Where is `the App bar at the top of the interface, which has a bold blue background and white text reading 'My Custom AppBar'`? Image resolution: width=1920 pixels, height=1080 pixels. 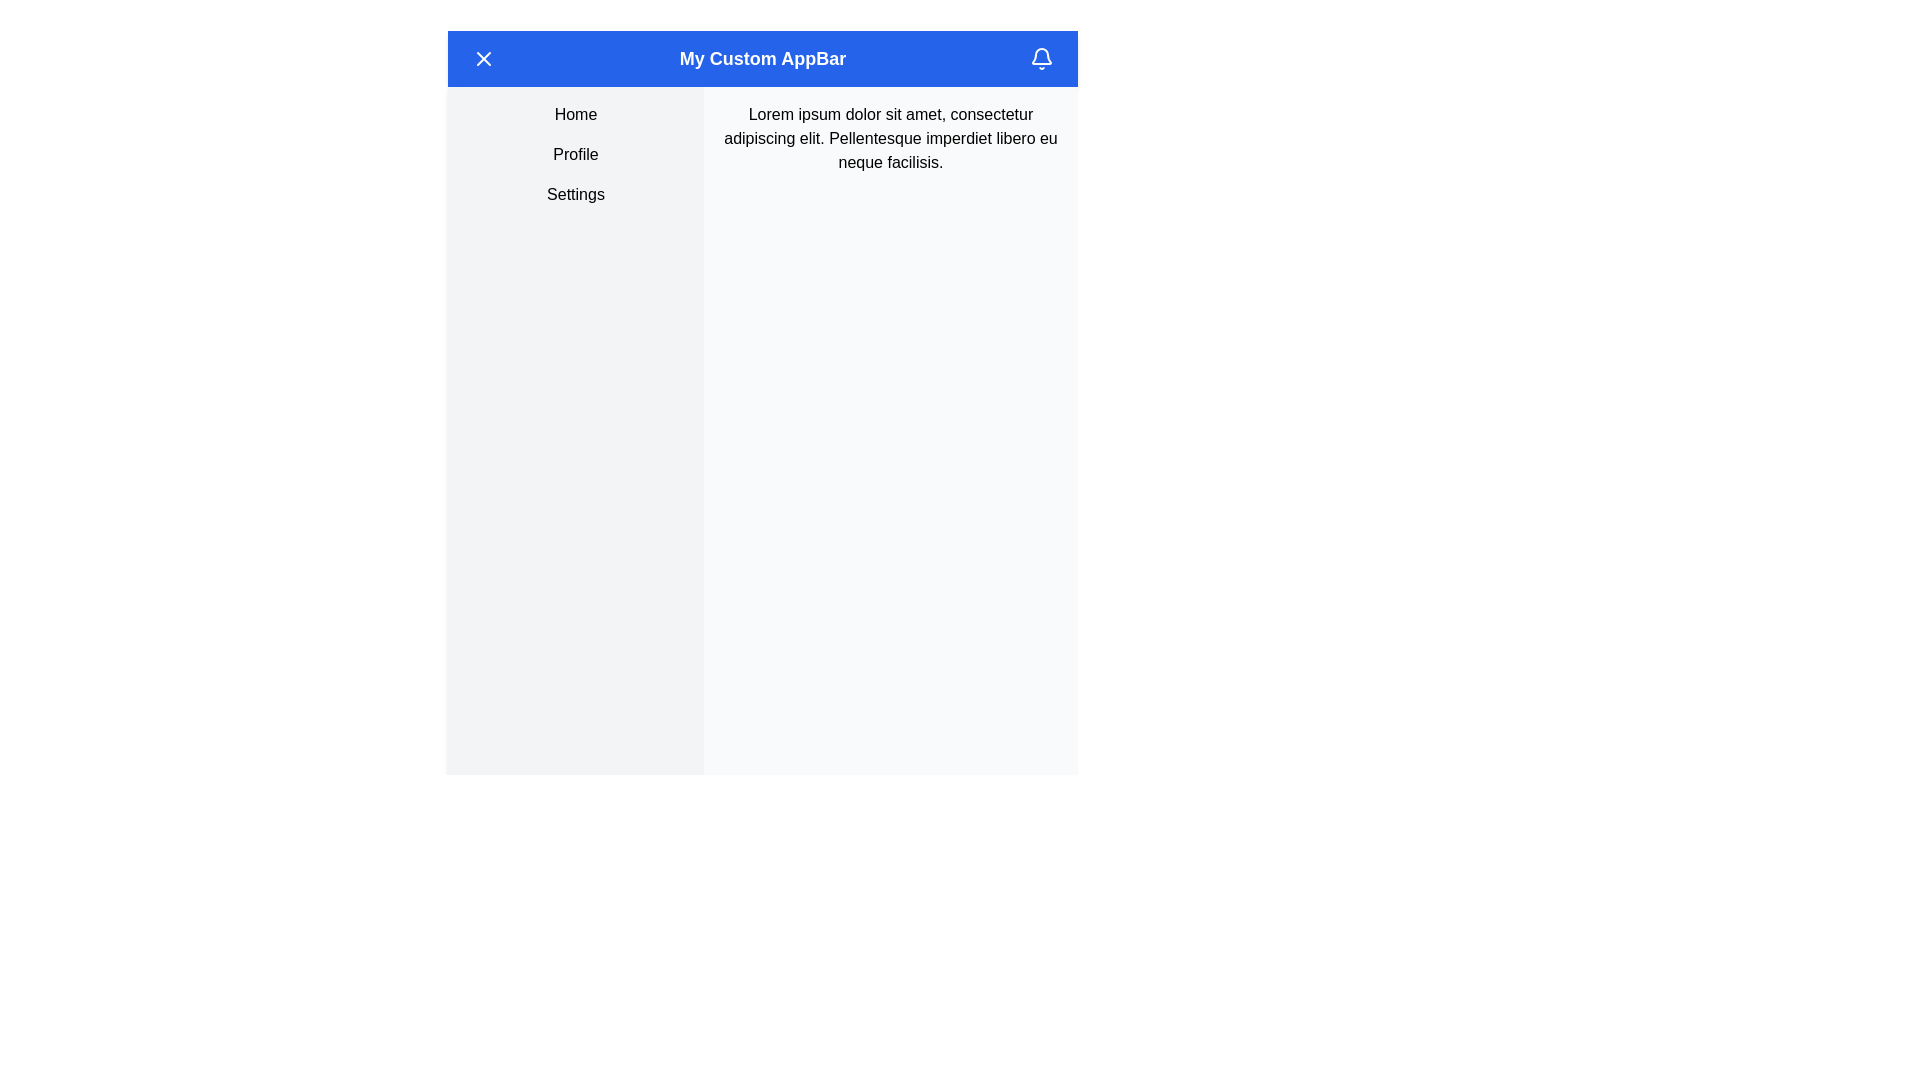 the App bar at the top of the interface, which has a bold blue background and white text reading 'My Custom AppBar' is located at coordinates (762, 57).